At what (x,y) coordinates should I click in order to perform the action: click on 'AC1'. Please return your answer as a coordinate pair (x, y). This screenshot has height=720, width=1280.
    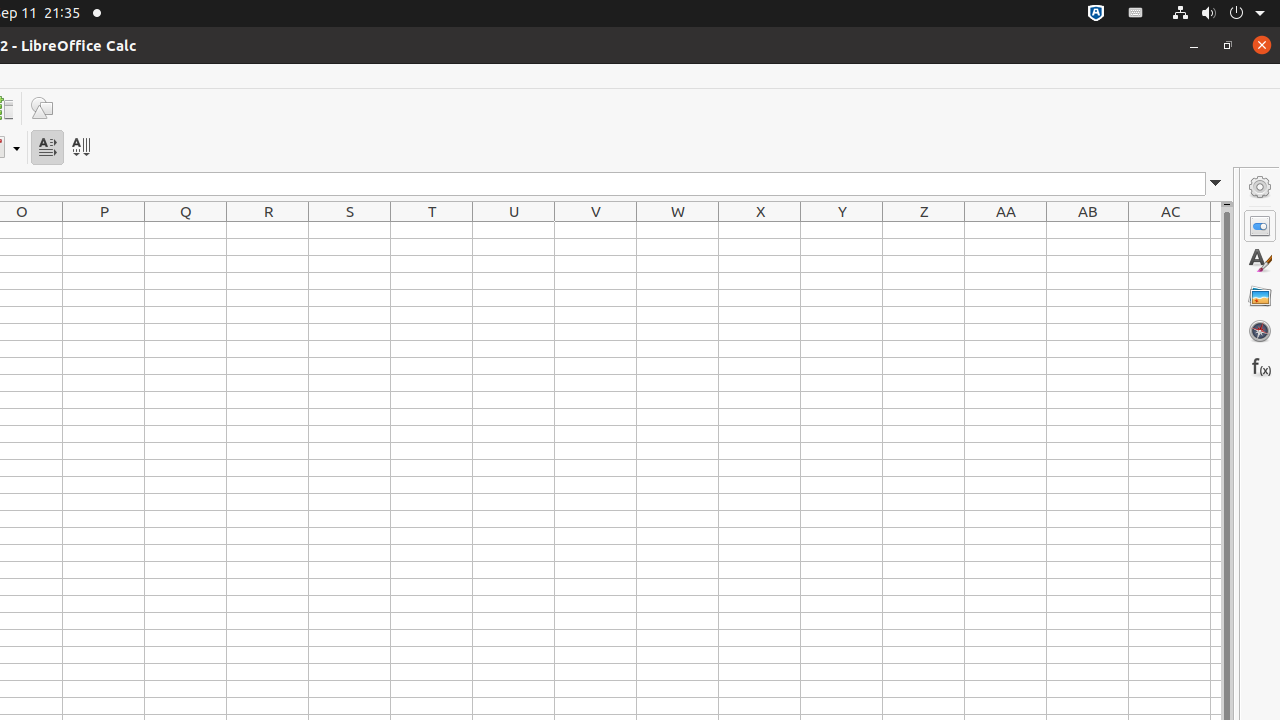
    Looking at the image, I should click on (1170, 229).